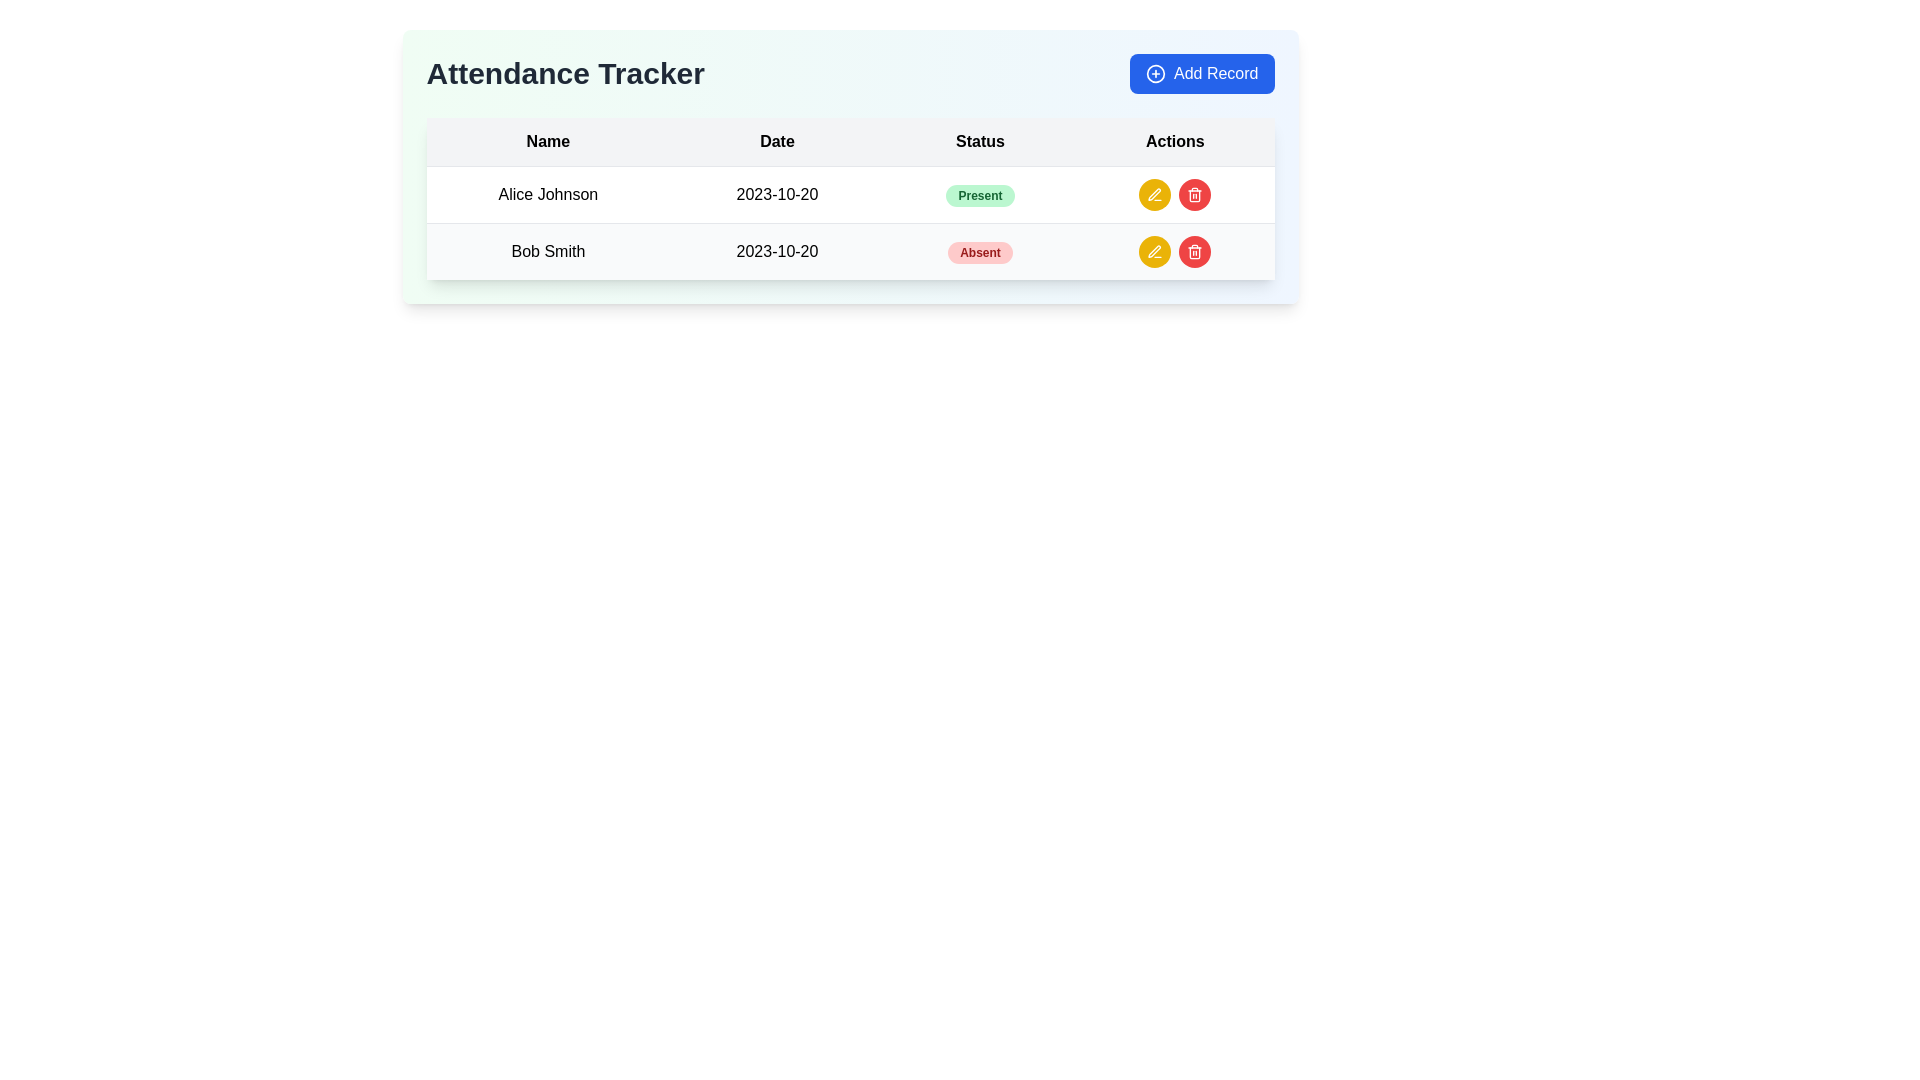  I want to click on the static text element displaying 'Bob Smith' located in the second row's first cell of the table under the 'Name' column, so click(548, 250).